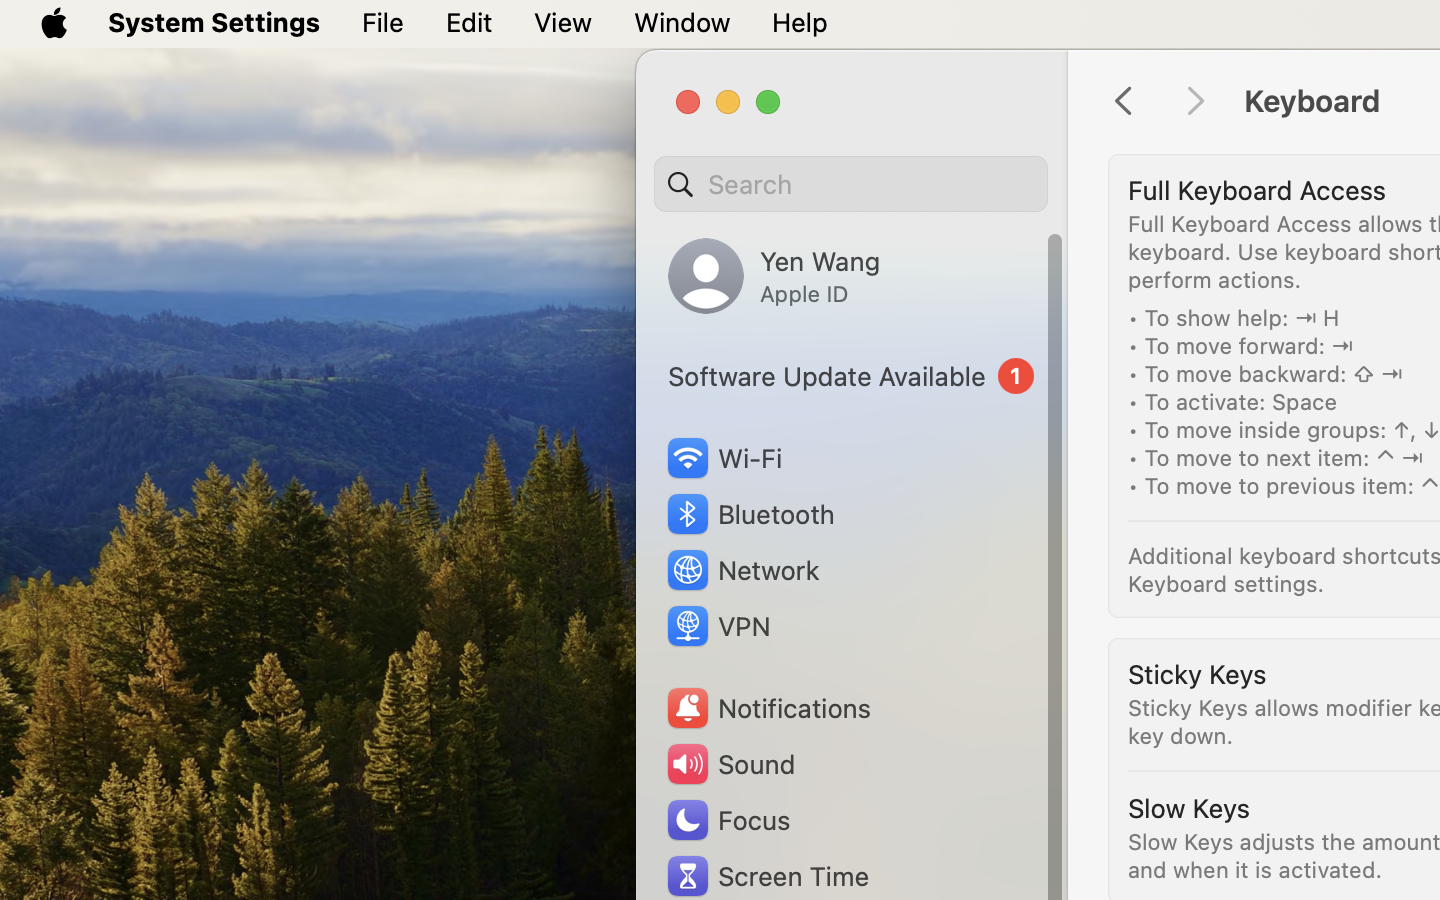 This screenshot has width=1440, height=900. Describe the element at coordinates (748, 512) in the screenshot. I see `'Bluetooth'` at that location.